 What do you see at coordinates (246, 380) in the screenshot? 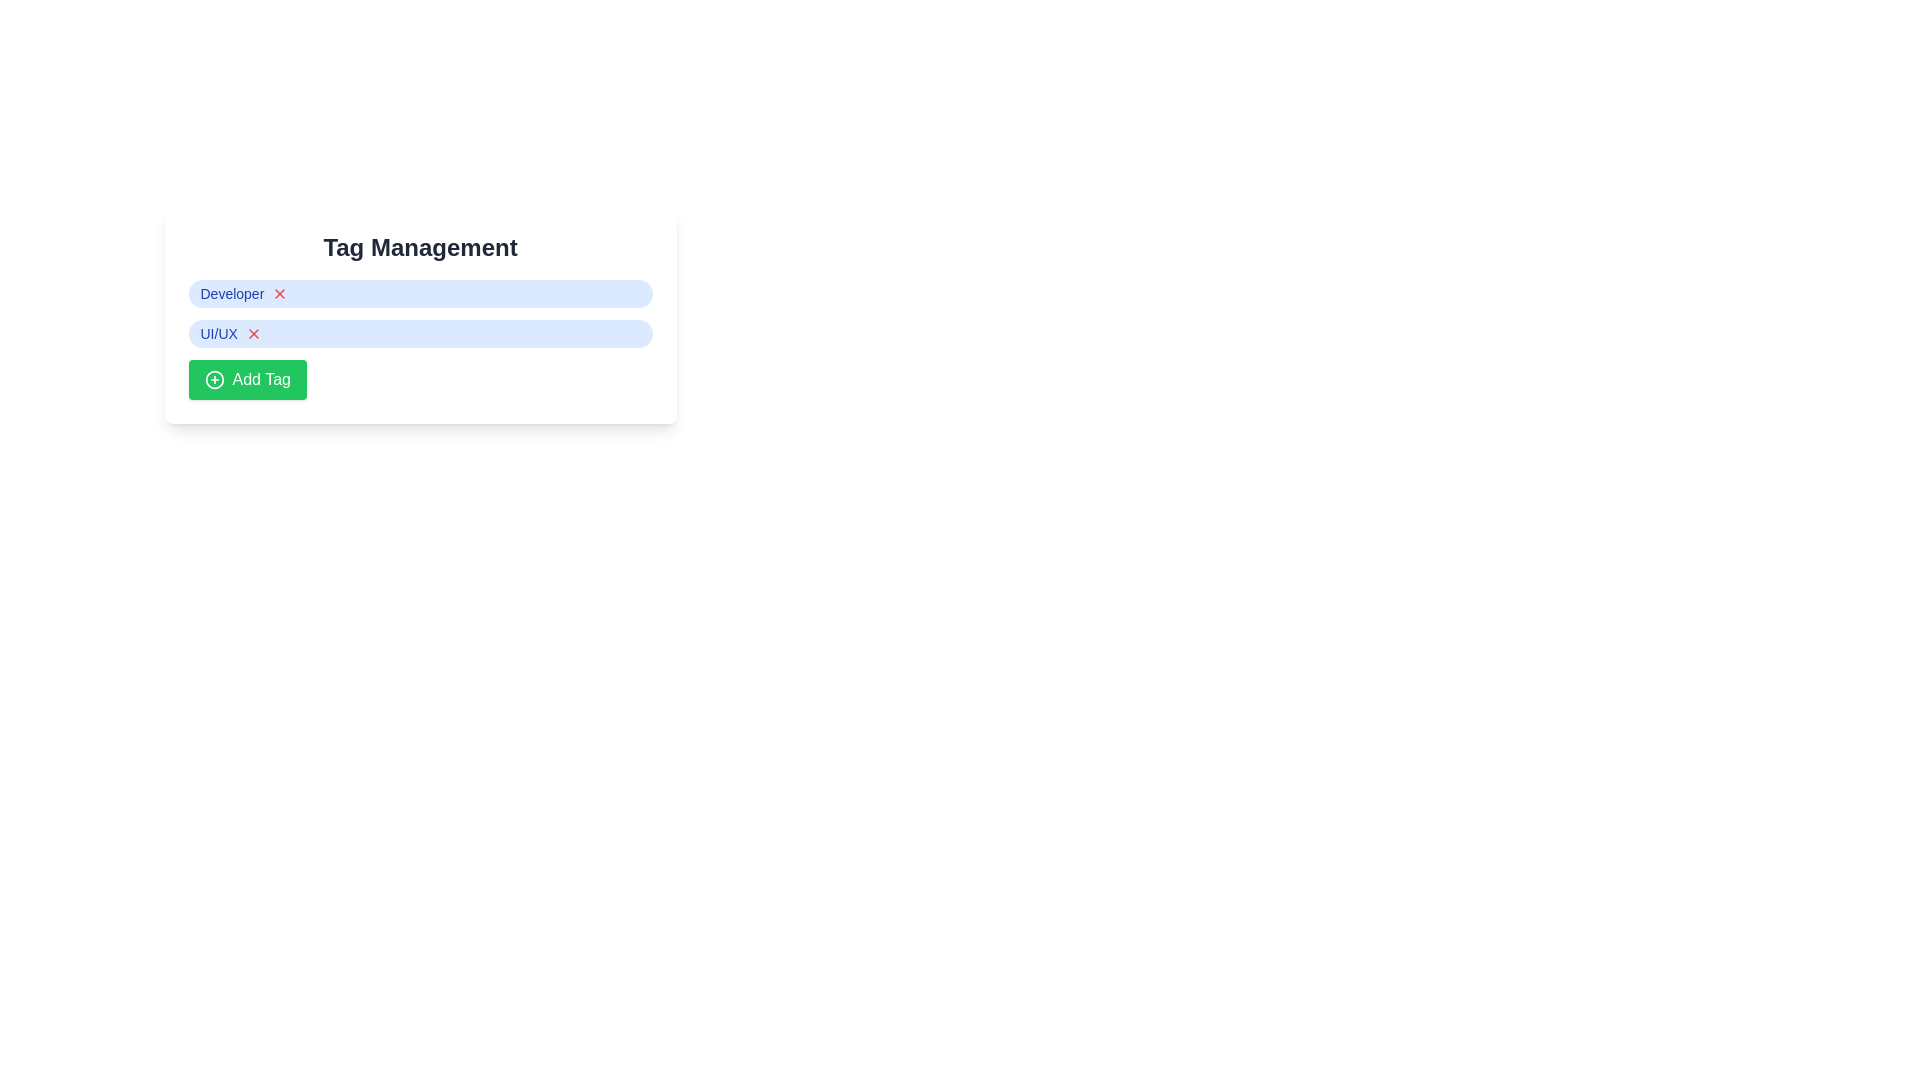
I see `the 'Add Tag' button, which is a green rectangular button with rounded corners located at the bottom of the 'Tag Management' section` at bounding box center [246, 380].